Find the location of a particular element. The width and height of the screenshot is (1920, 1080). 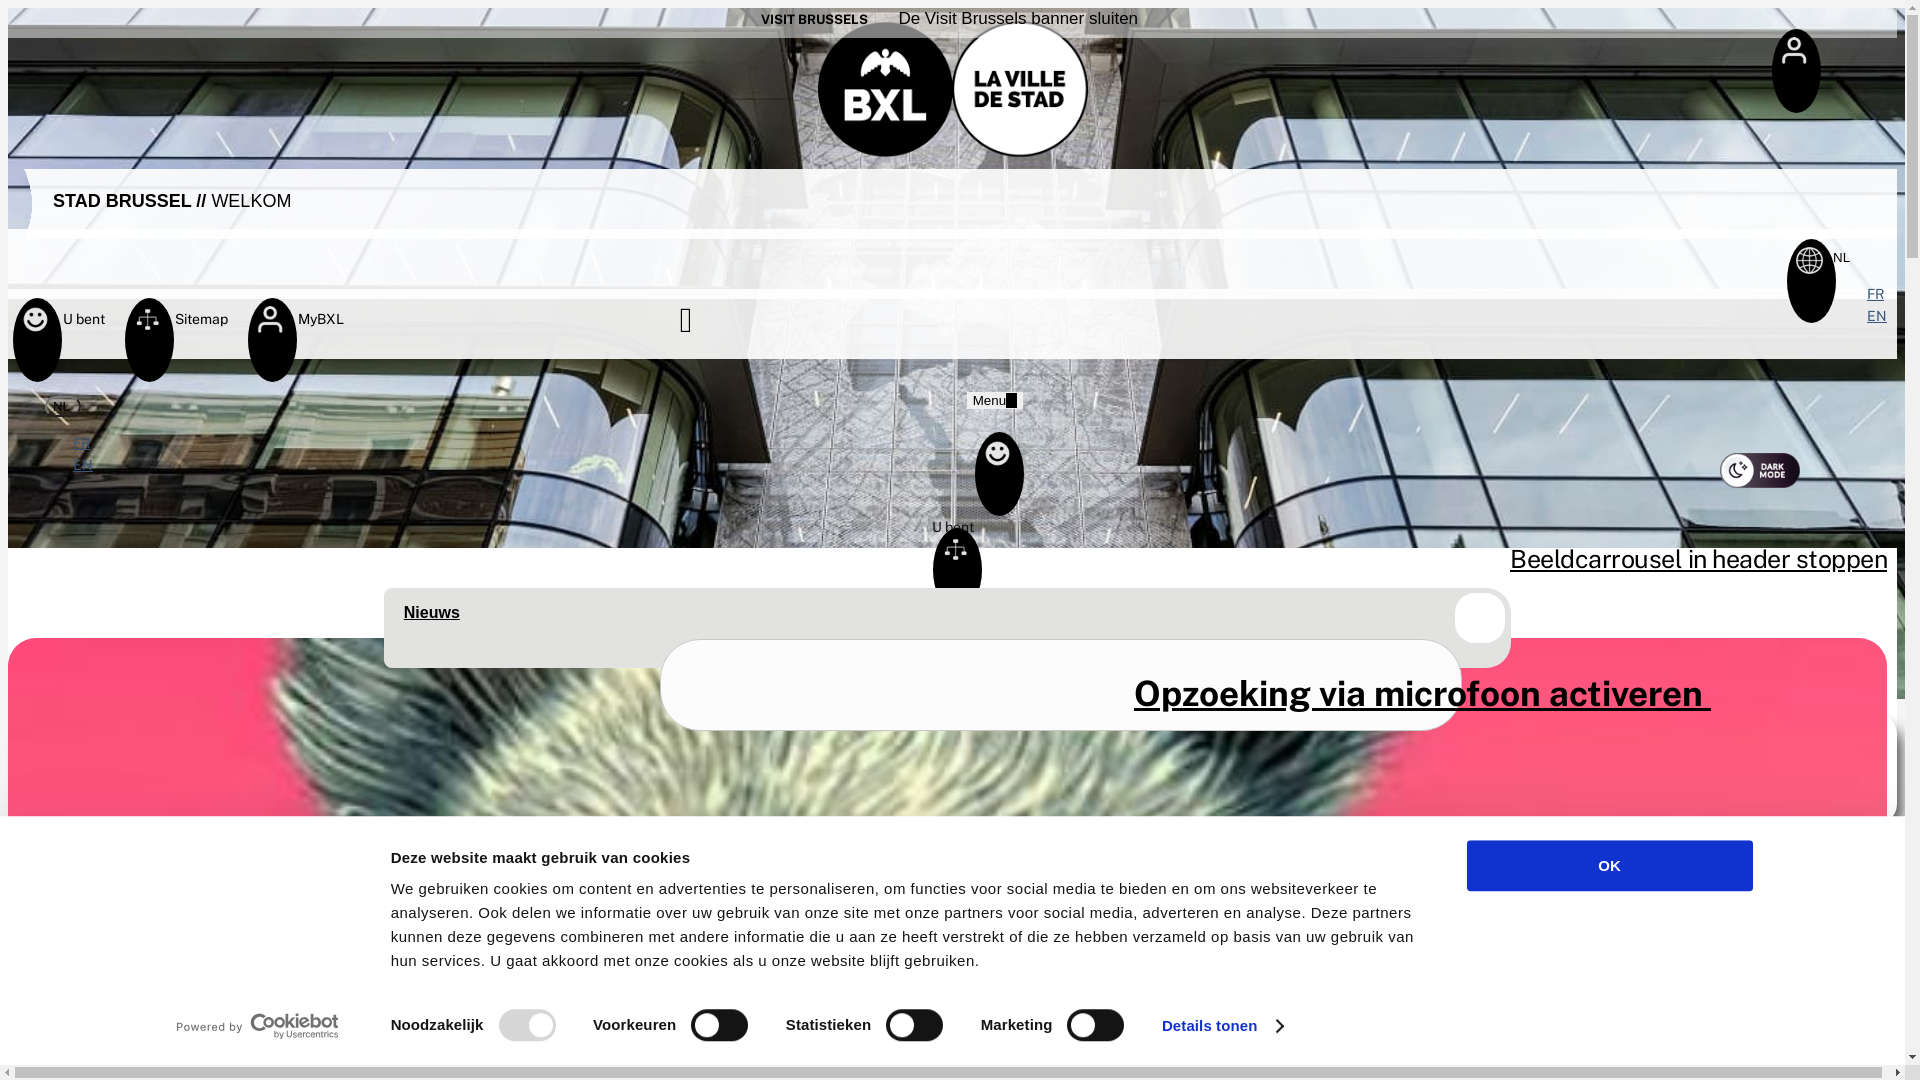

'Homepage Stad Brussel' is located at coordinates (952, 83).